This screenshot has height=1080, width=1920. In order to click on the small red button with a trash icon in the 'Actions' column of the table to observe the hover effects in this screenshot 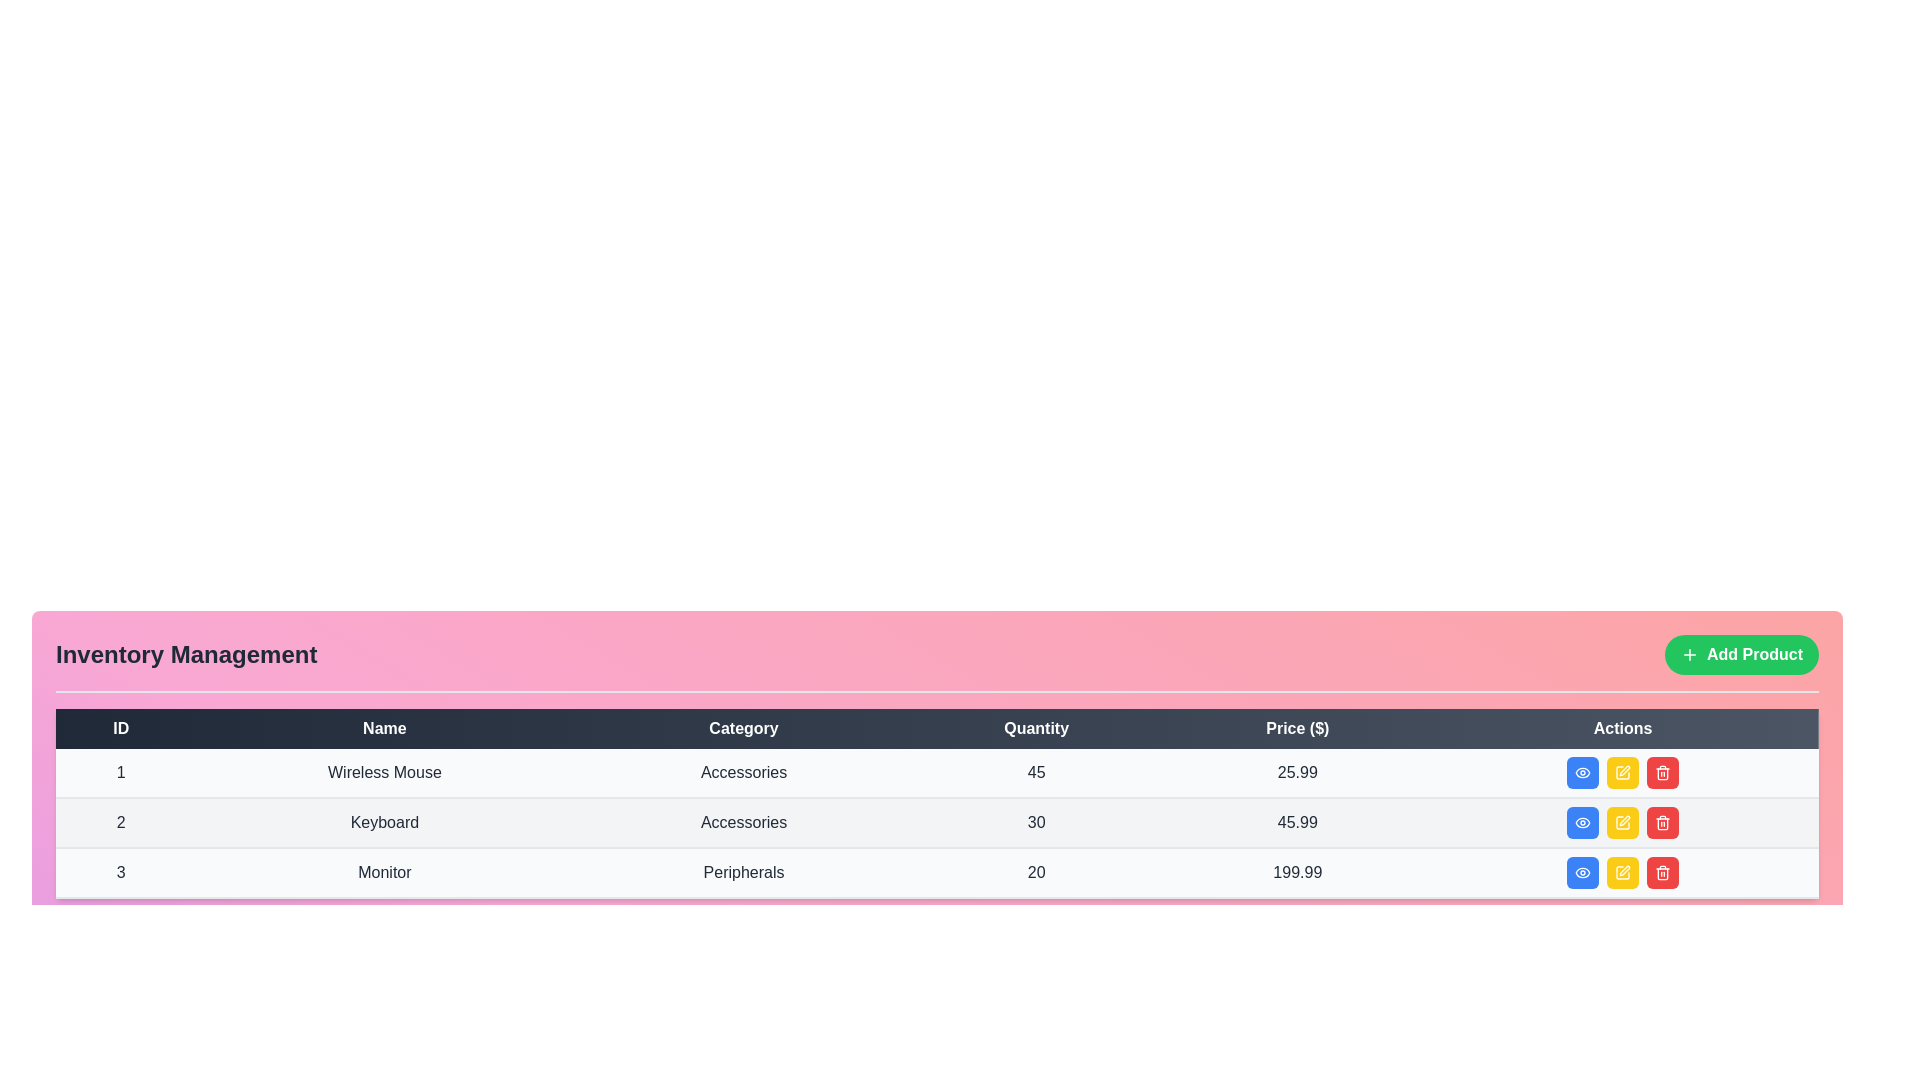, I will do `click(1663, 771)`.